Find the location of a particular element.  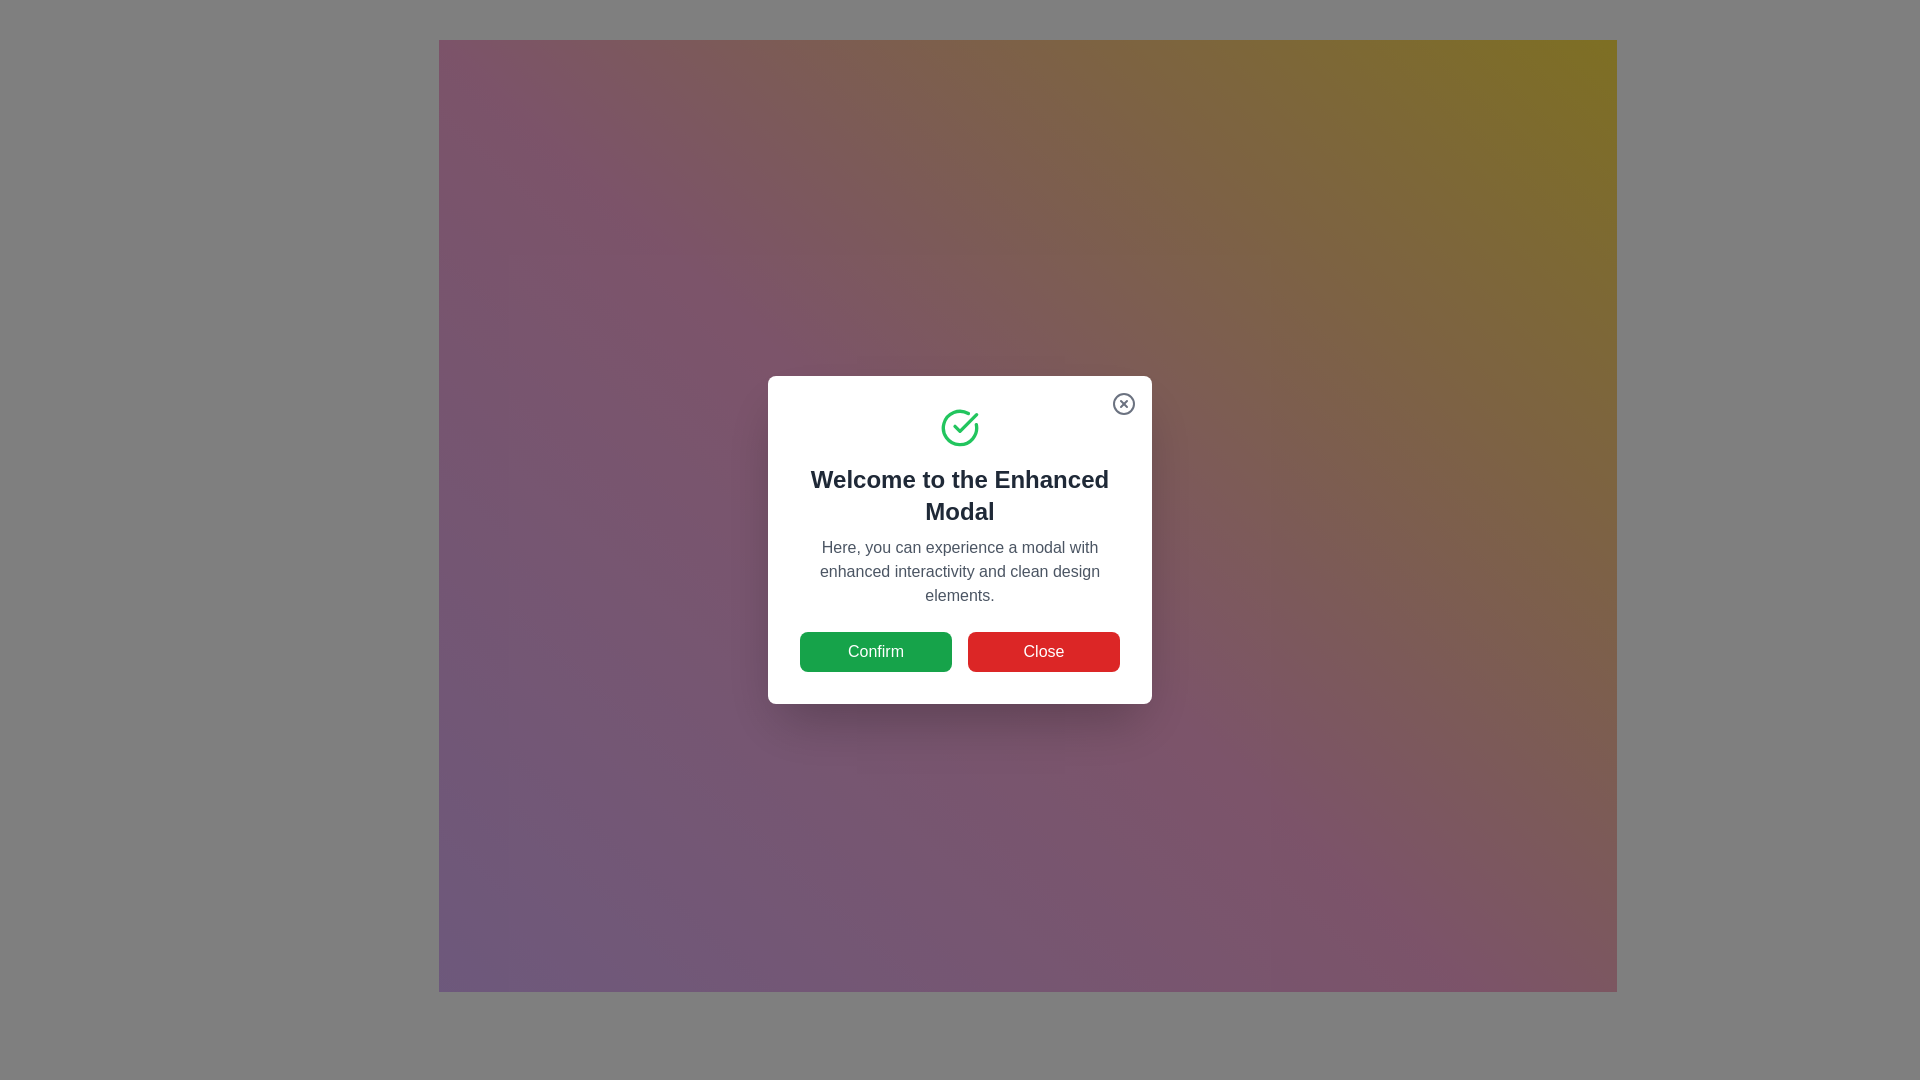

the success icon located at the top of the modal dialog box, centered above the title text 'Welcome to the Enhanced Modal', to visually confirm the positive message is located at coordinates (960, 427).